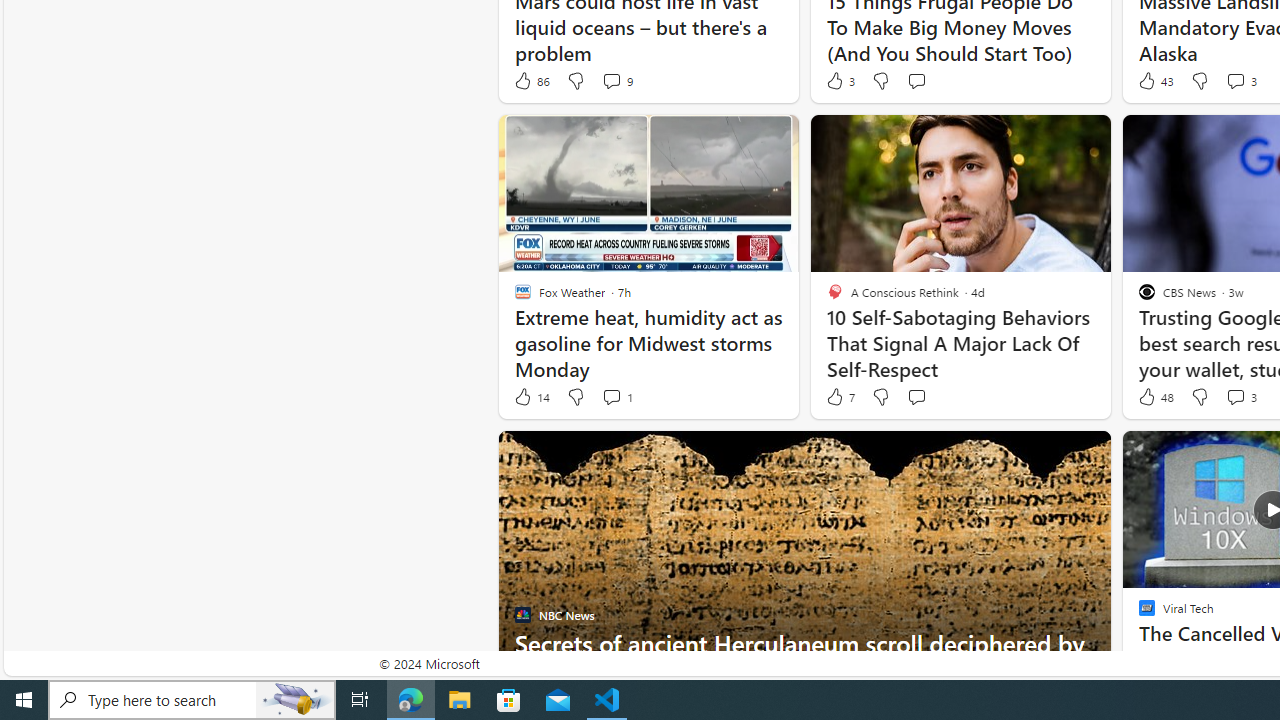  What do you see at coordinates (610, 80) in the screenshot?
I see `'View comments 9 Comment'` at bounding box center [610, 80].